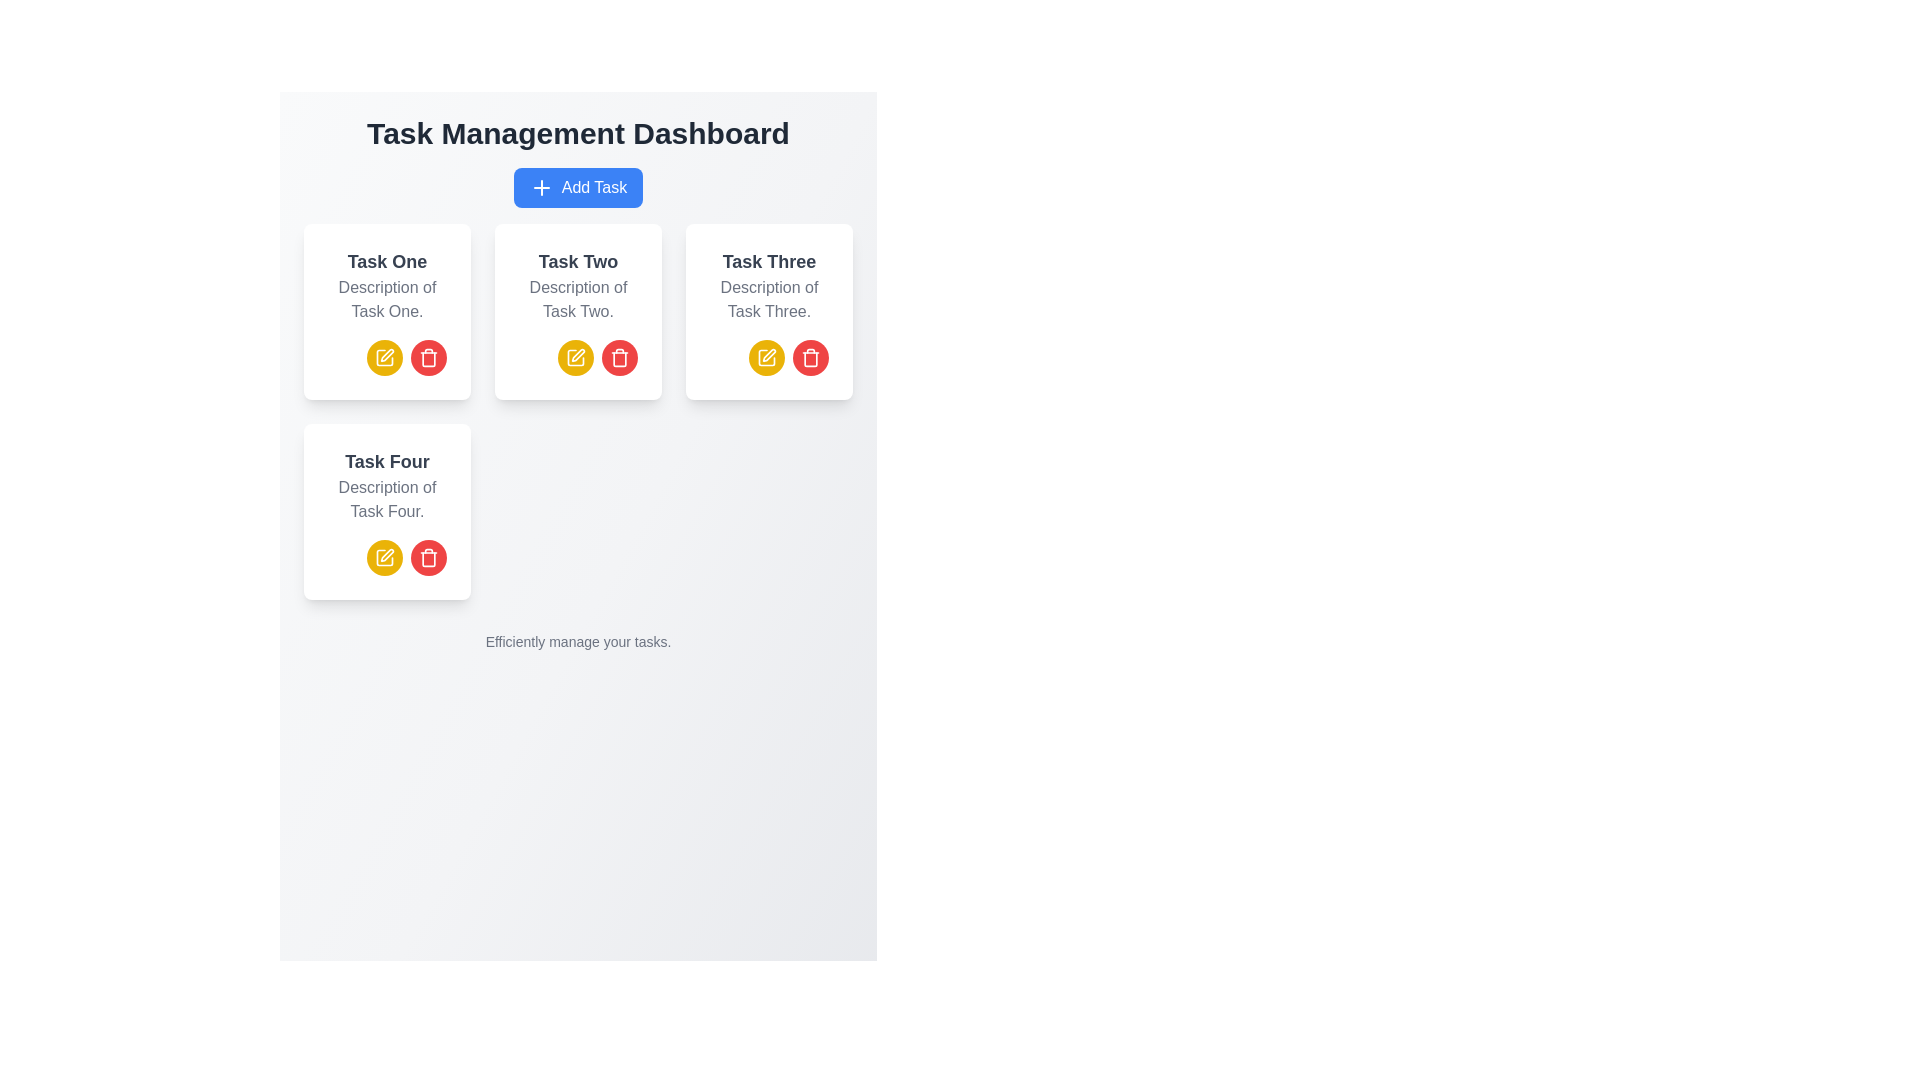  Describe the element at coordinates (575, 357) in the screenshot. I see `the edit icon for 'Task Two' in the second column of the task management dashboard` at that location.